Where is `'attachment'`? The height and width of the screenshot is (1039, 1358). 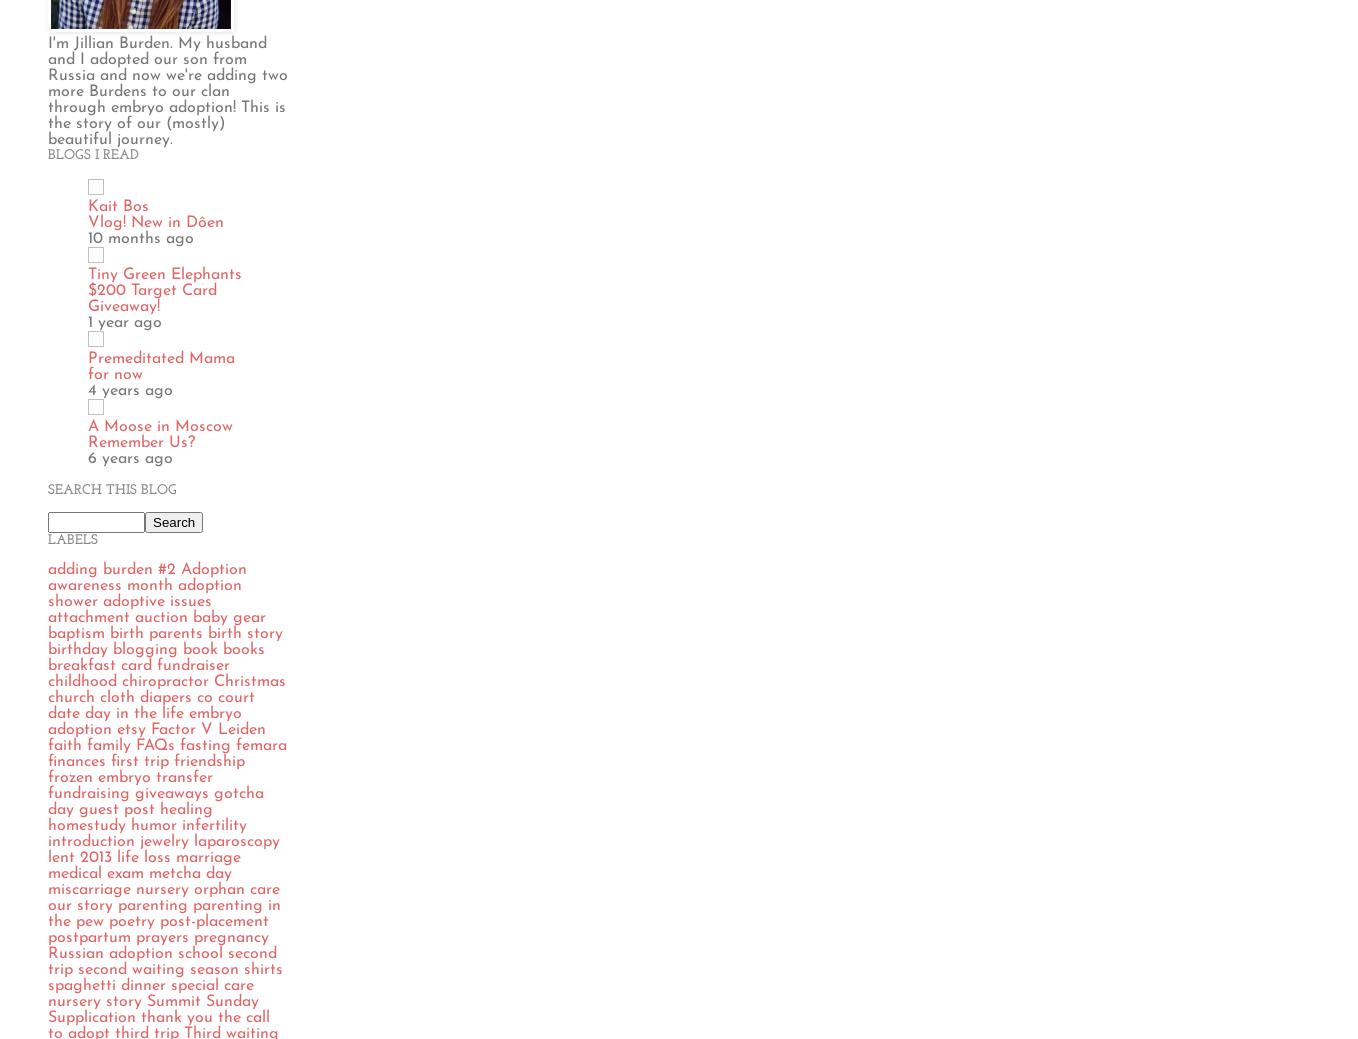
'attachment' is located at coordinates (88, 616).